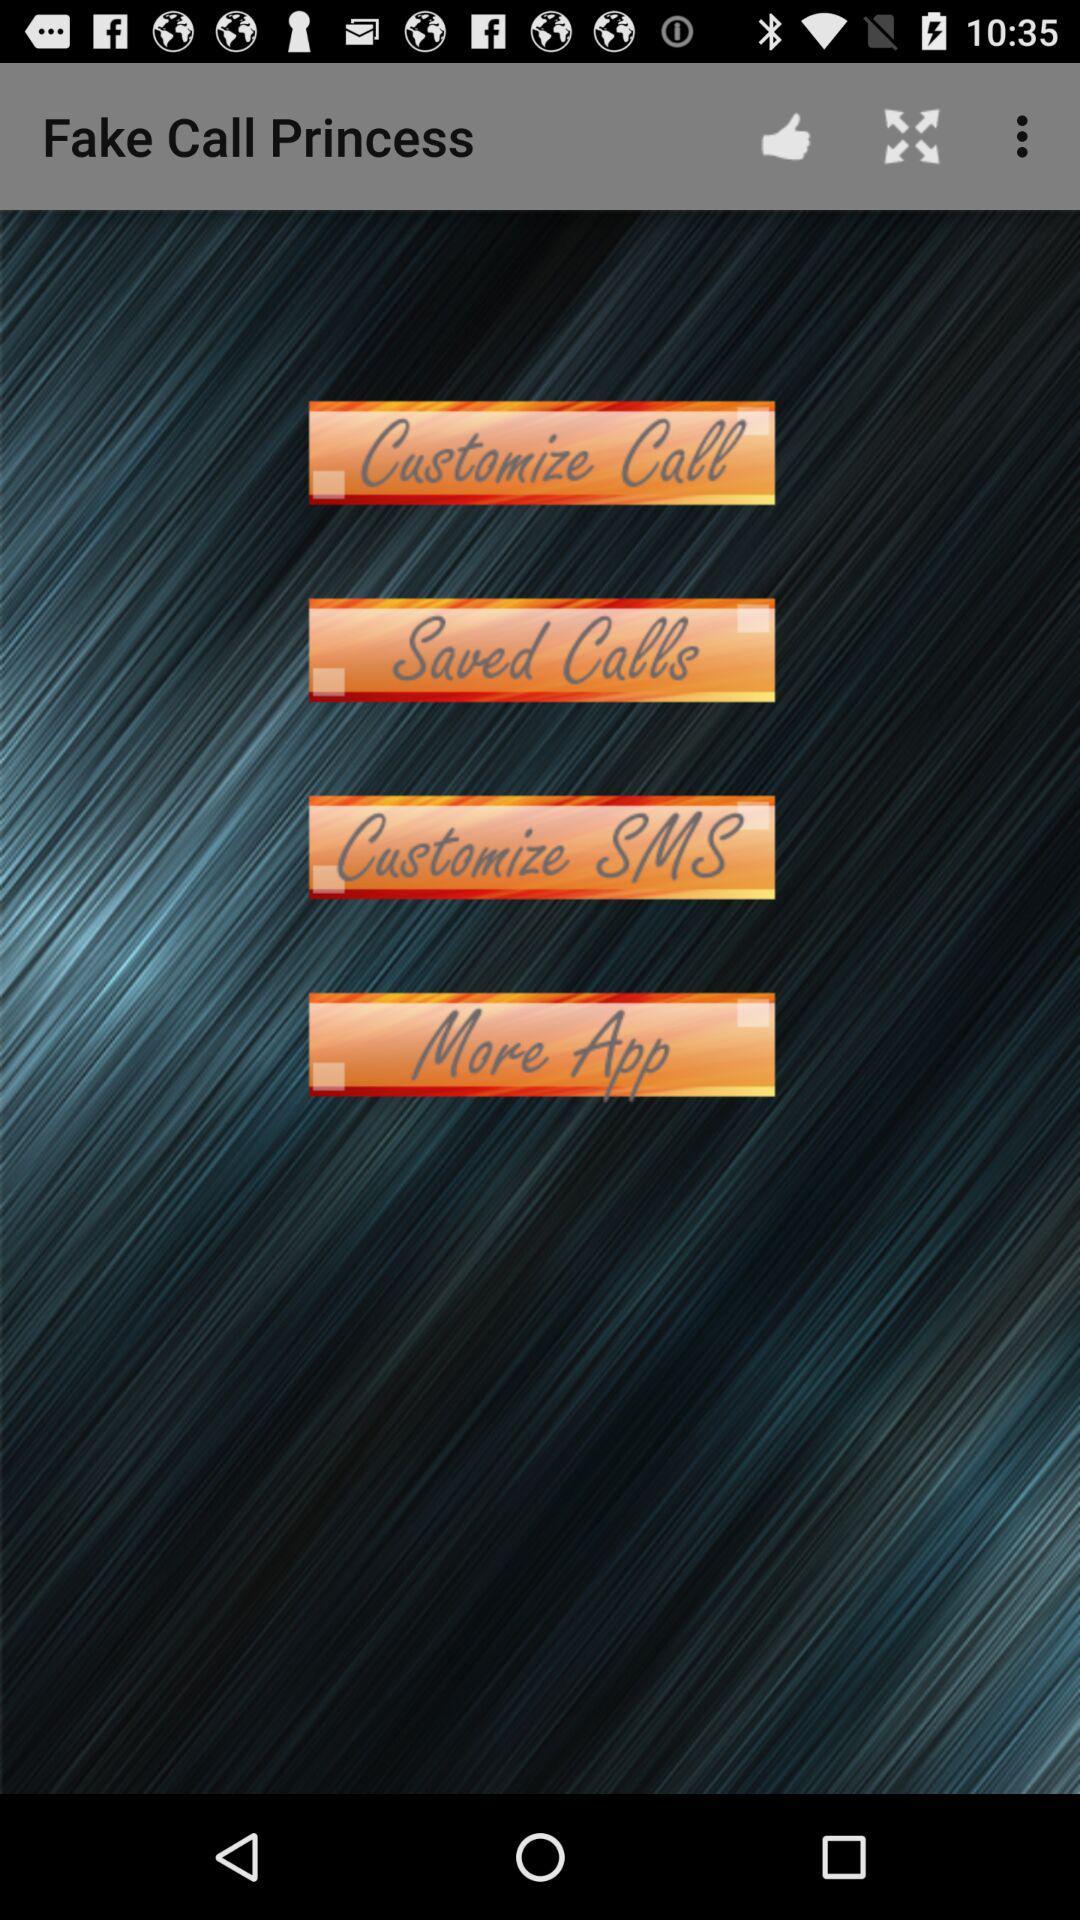  What do you see at coordinates (540, 847) in the screenshot?
I see `sms patturn` at bounding box center [540, 847].